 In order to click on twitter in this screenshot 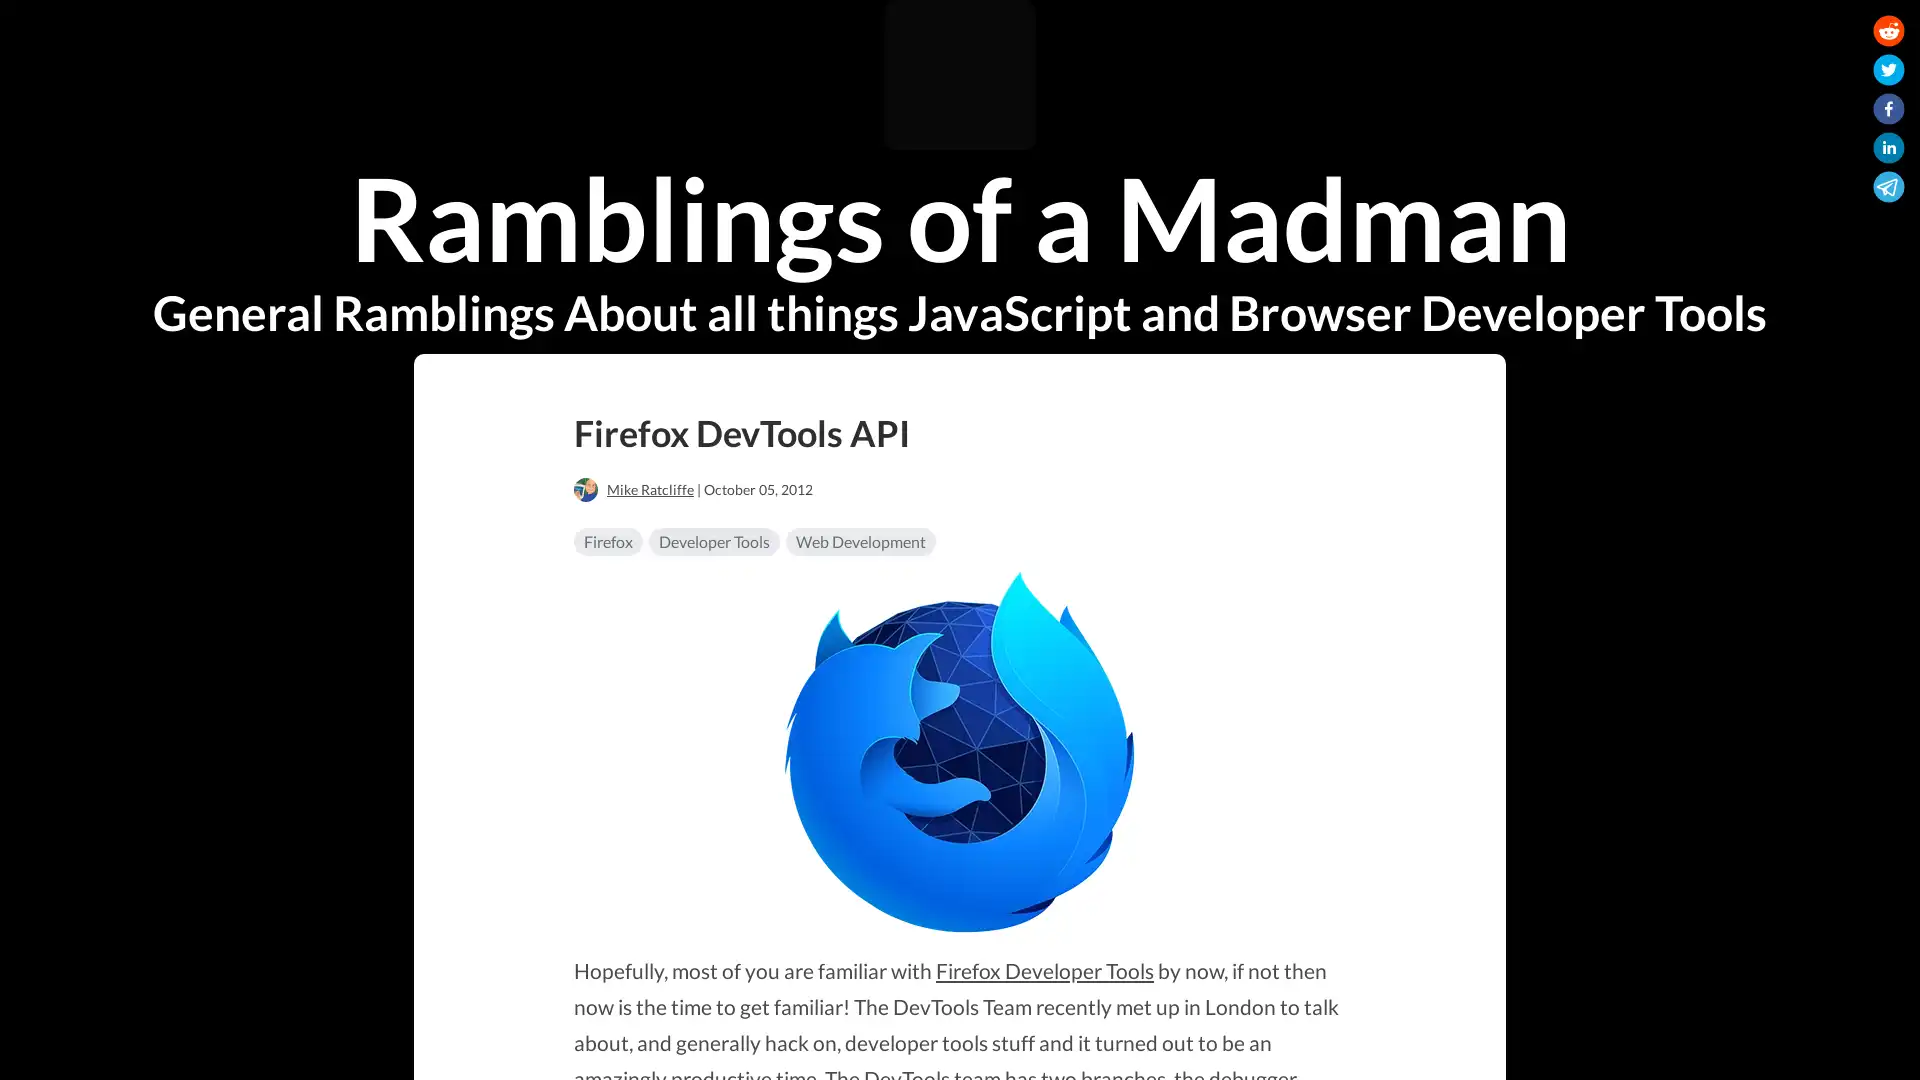, I will do `click(1888, 72)`.